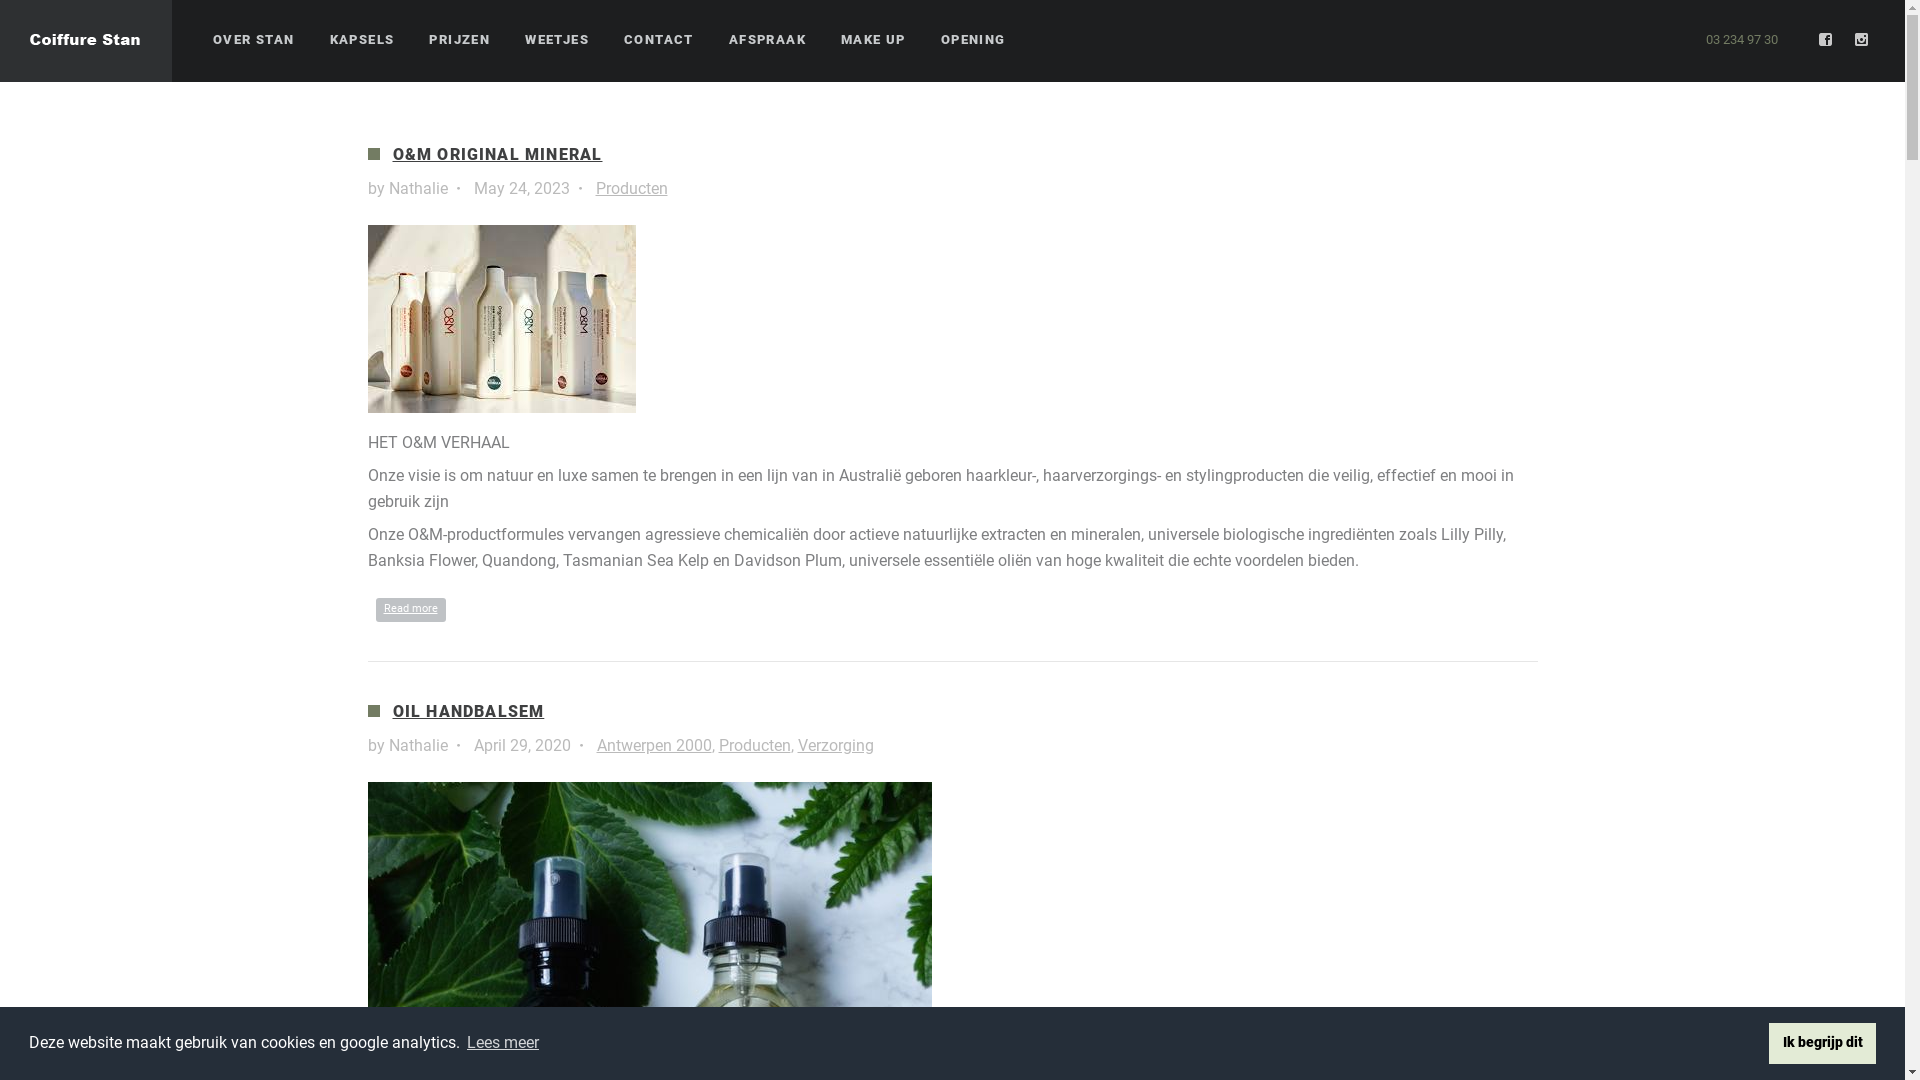 The image size is (1920, 1080). Describe the element at coordinates (653, 745) in the screenshot. I see `'Antwerpen 2000'` at that location.